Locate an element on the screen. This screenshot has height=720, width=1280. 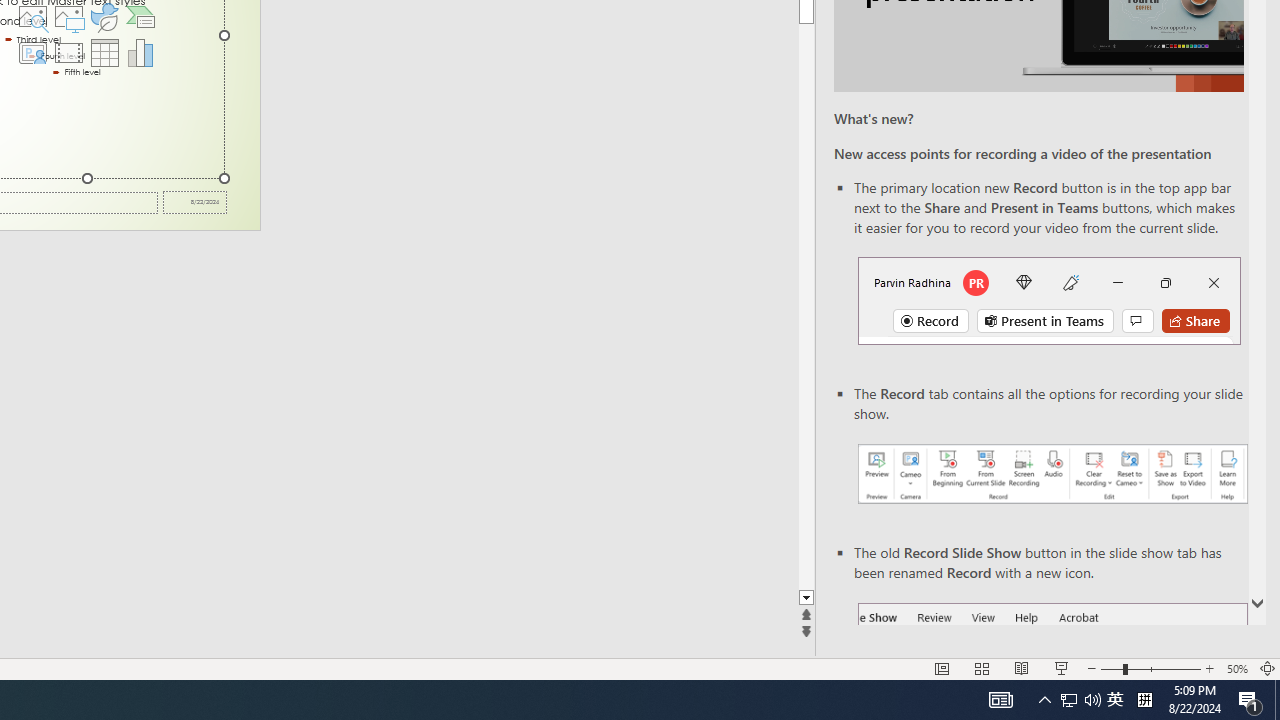
'Pictures' is located at coordinates (68, 16).